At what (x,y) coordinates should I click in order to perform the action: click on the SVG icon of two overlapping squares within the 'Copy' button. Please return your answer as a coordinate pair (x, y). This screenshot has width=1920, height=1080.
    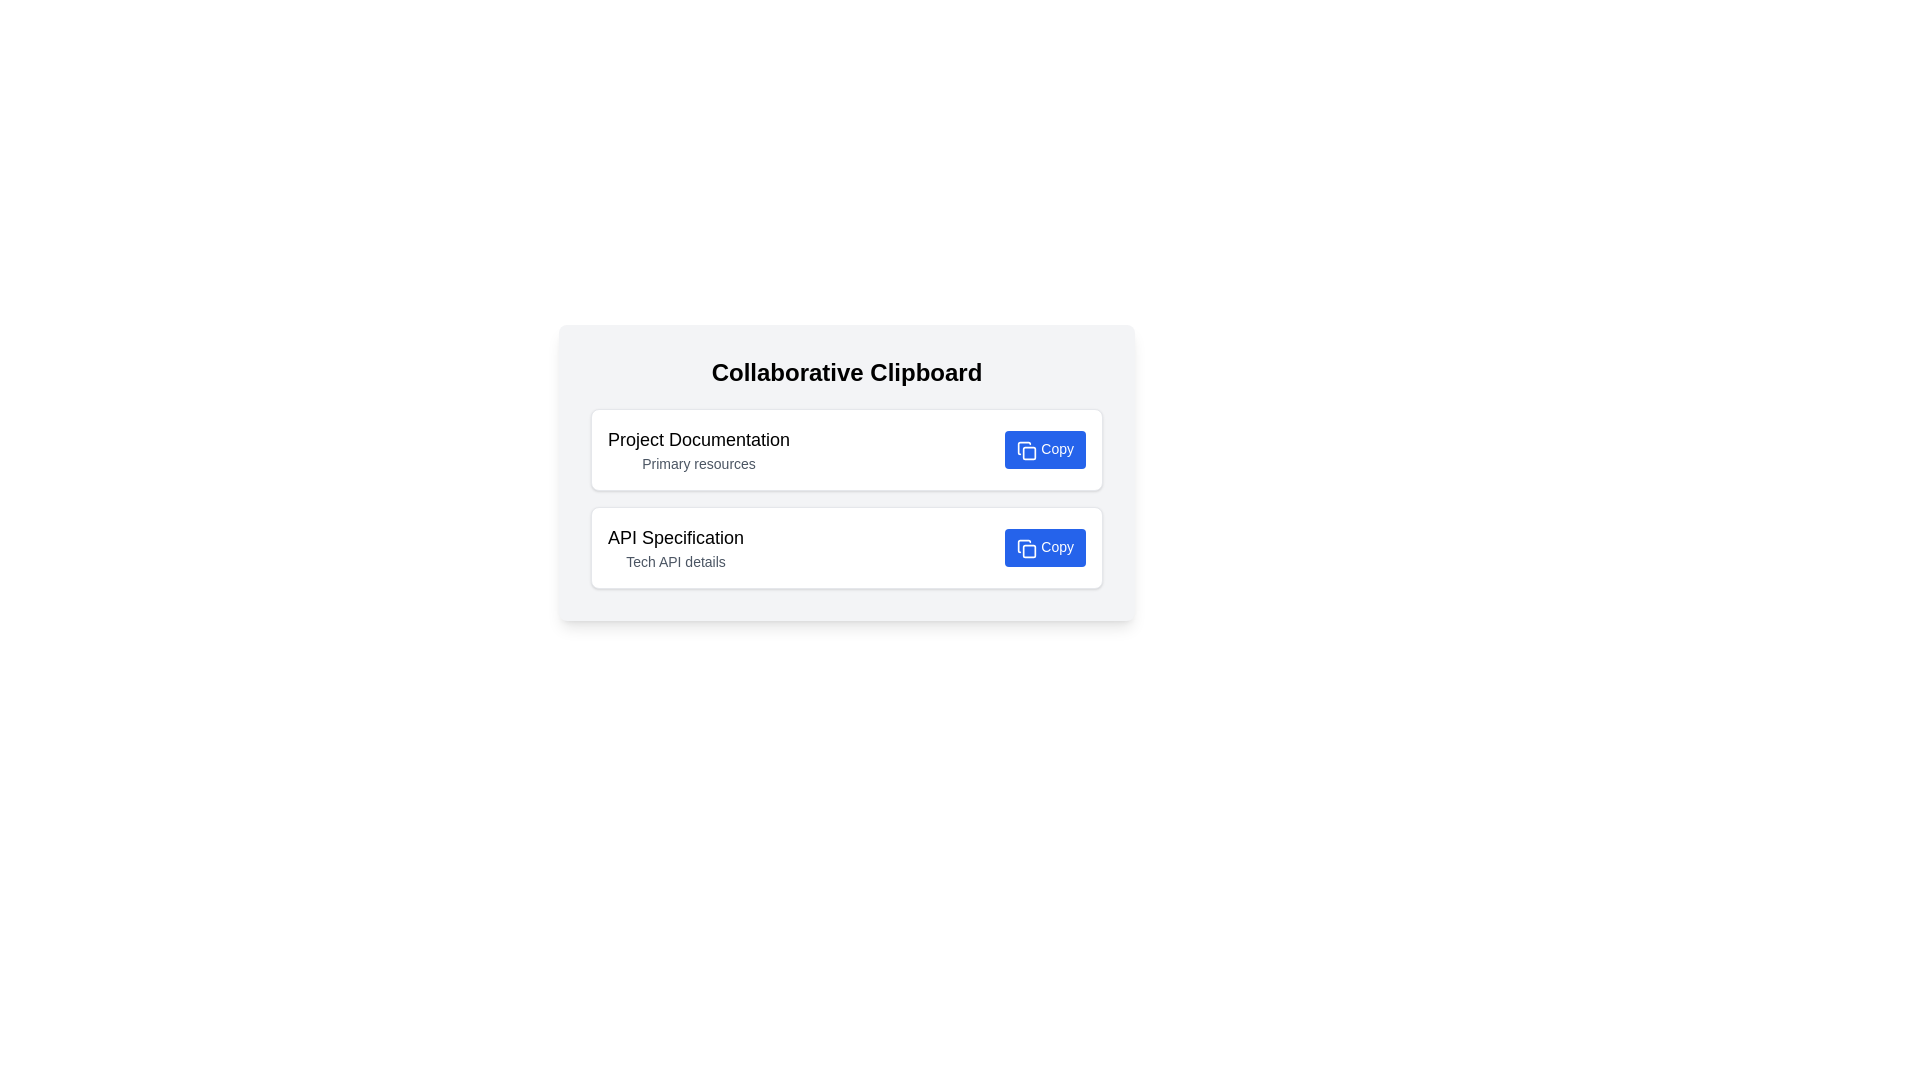
    Looking at the image, I should click on (1027, 548).